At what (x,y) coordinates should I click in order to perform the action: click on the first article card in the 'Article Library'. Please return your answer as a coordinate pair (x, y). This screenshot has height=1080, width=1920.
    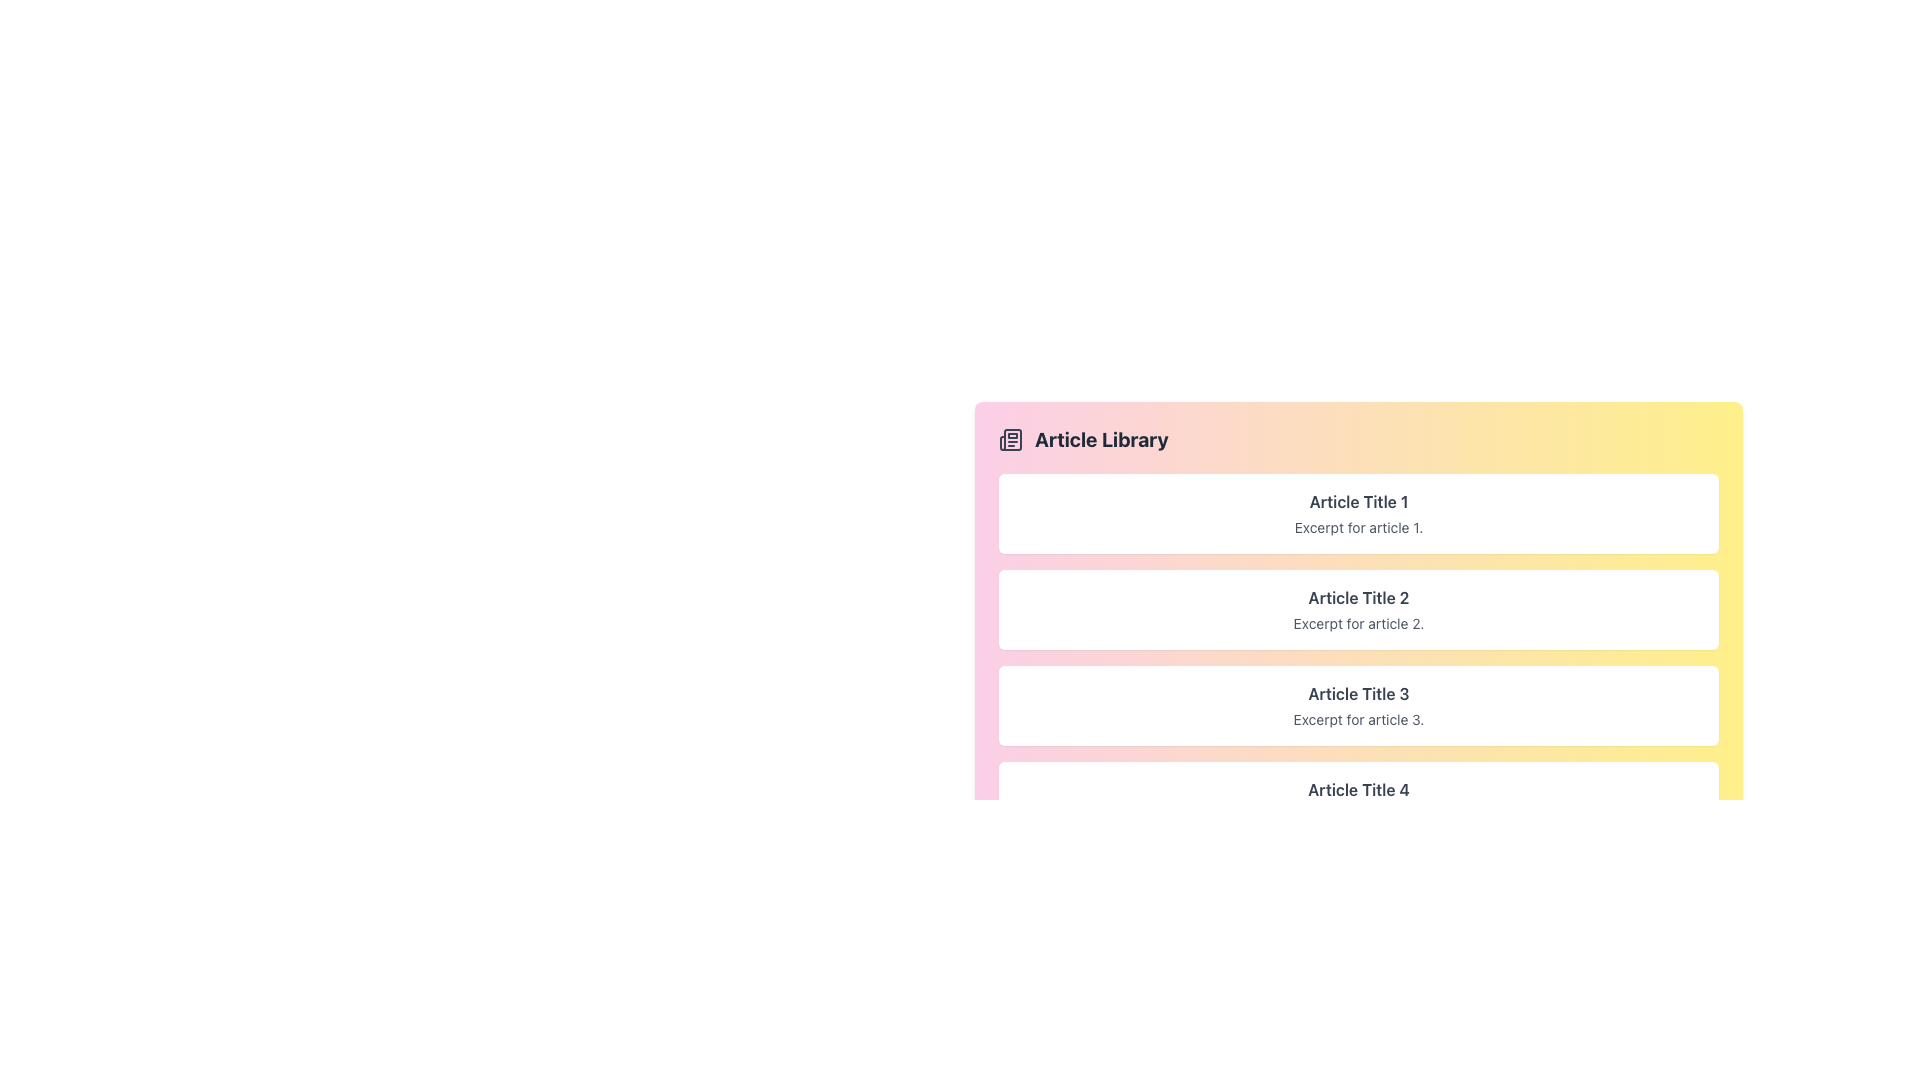
    Looking at the image, I should click on (1358, 512).